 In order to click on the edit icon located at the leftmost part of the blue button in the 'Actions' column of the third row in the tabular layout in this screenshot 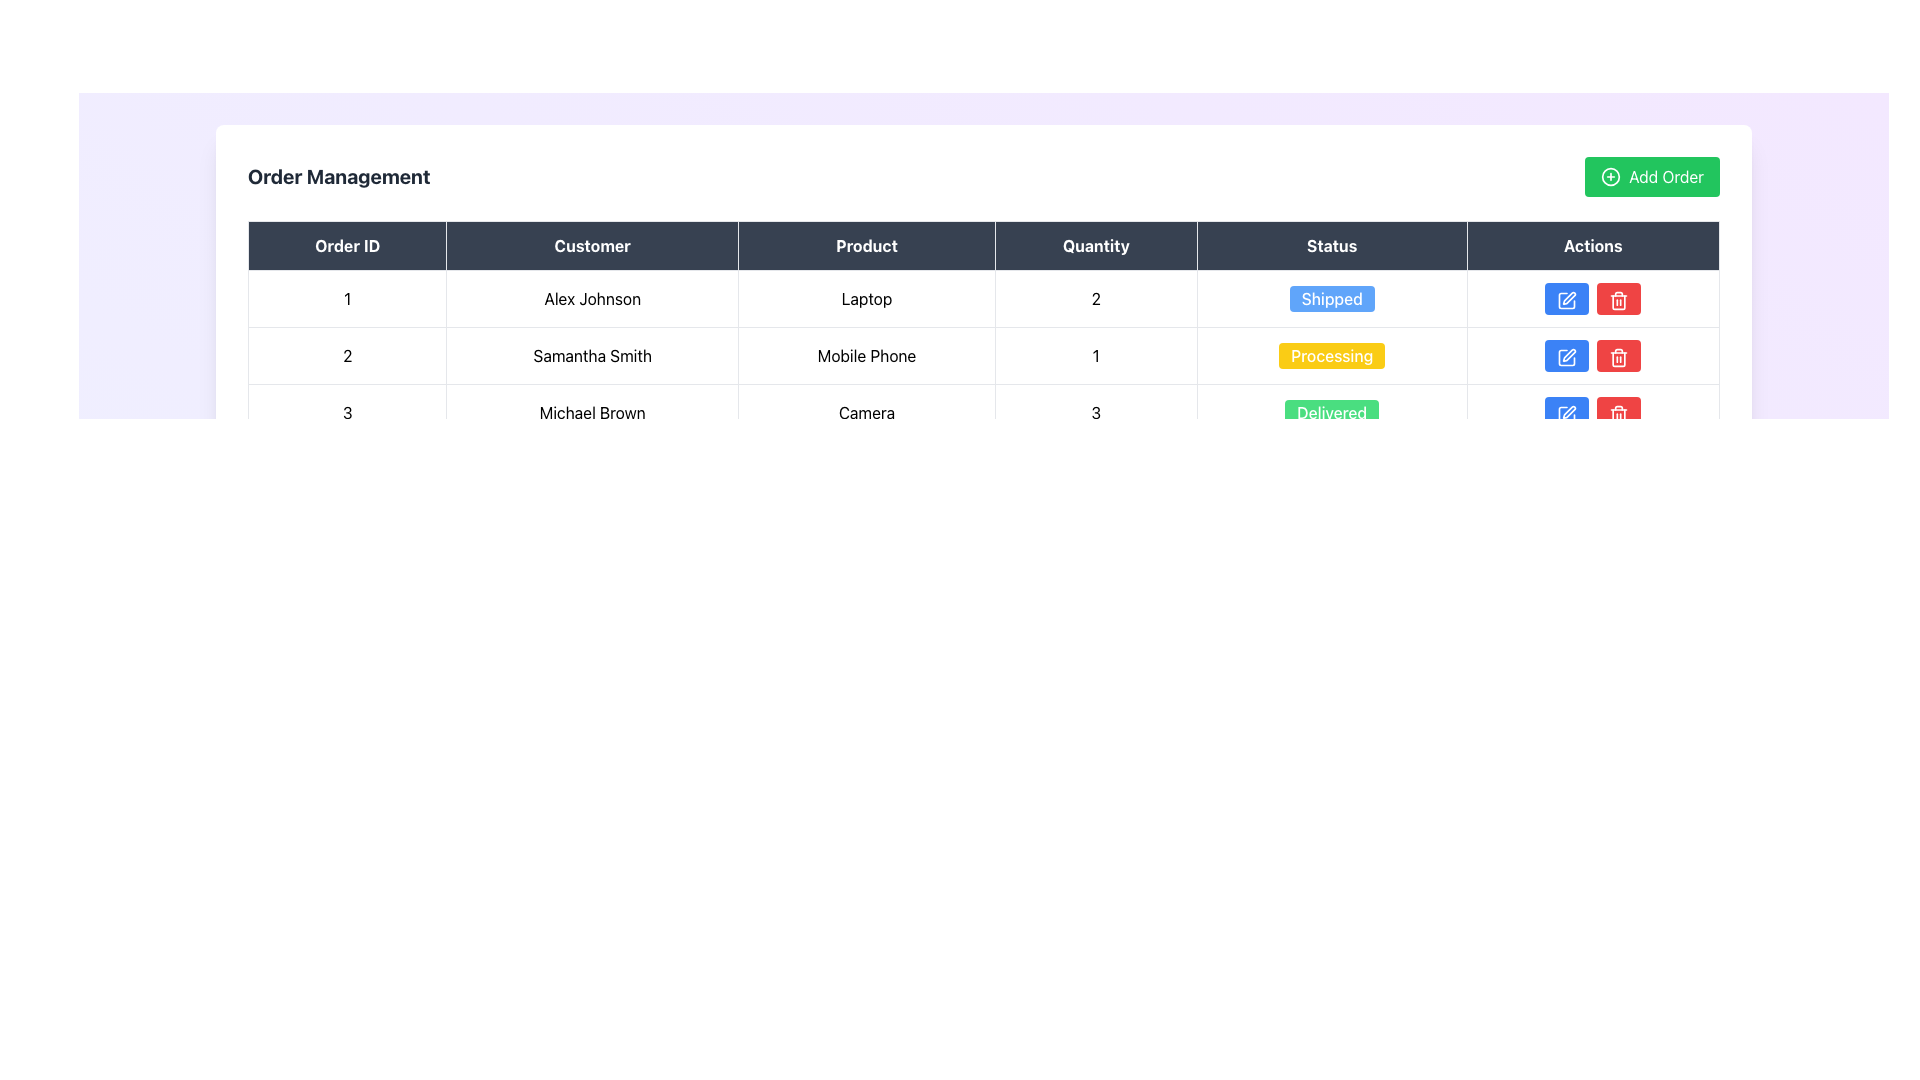, I will do `click(1566, 413)`.